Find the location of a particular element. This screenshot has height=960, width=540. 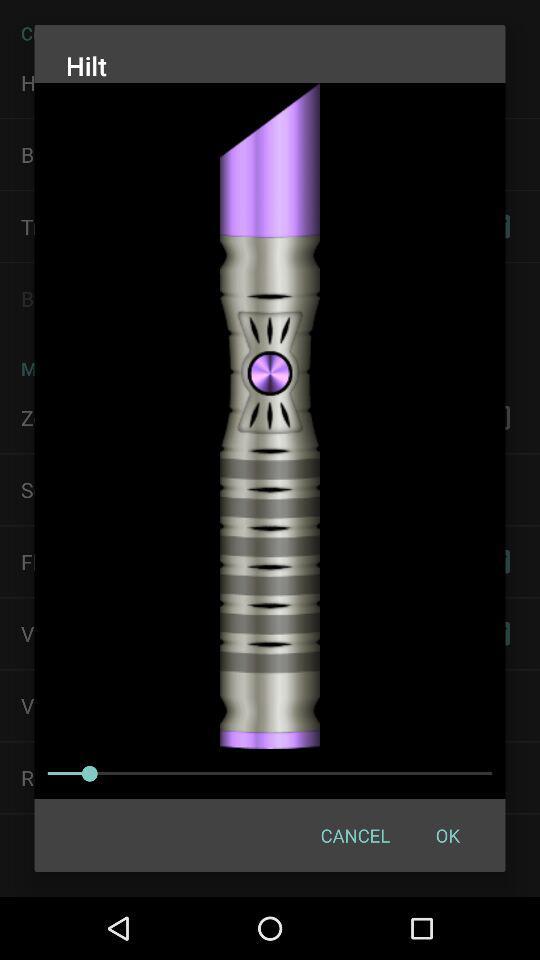

ok is located at coordinates (447, 835).